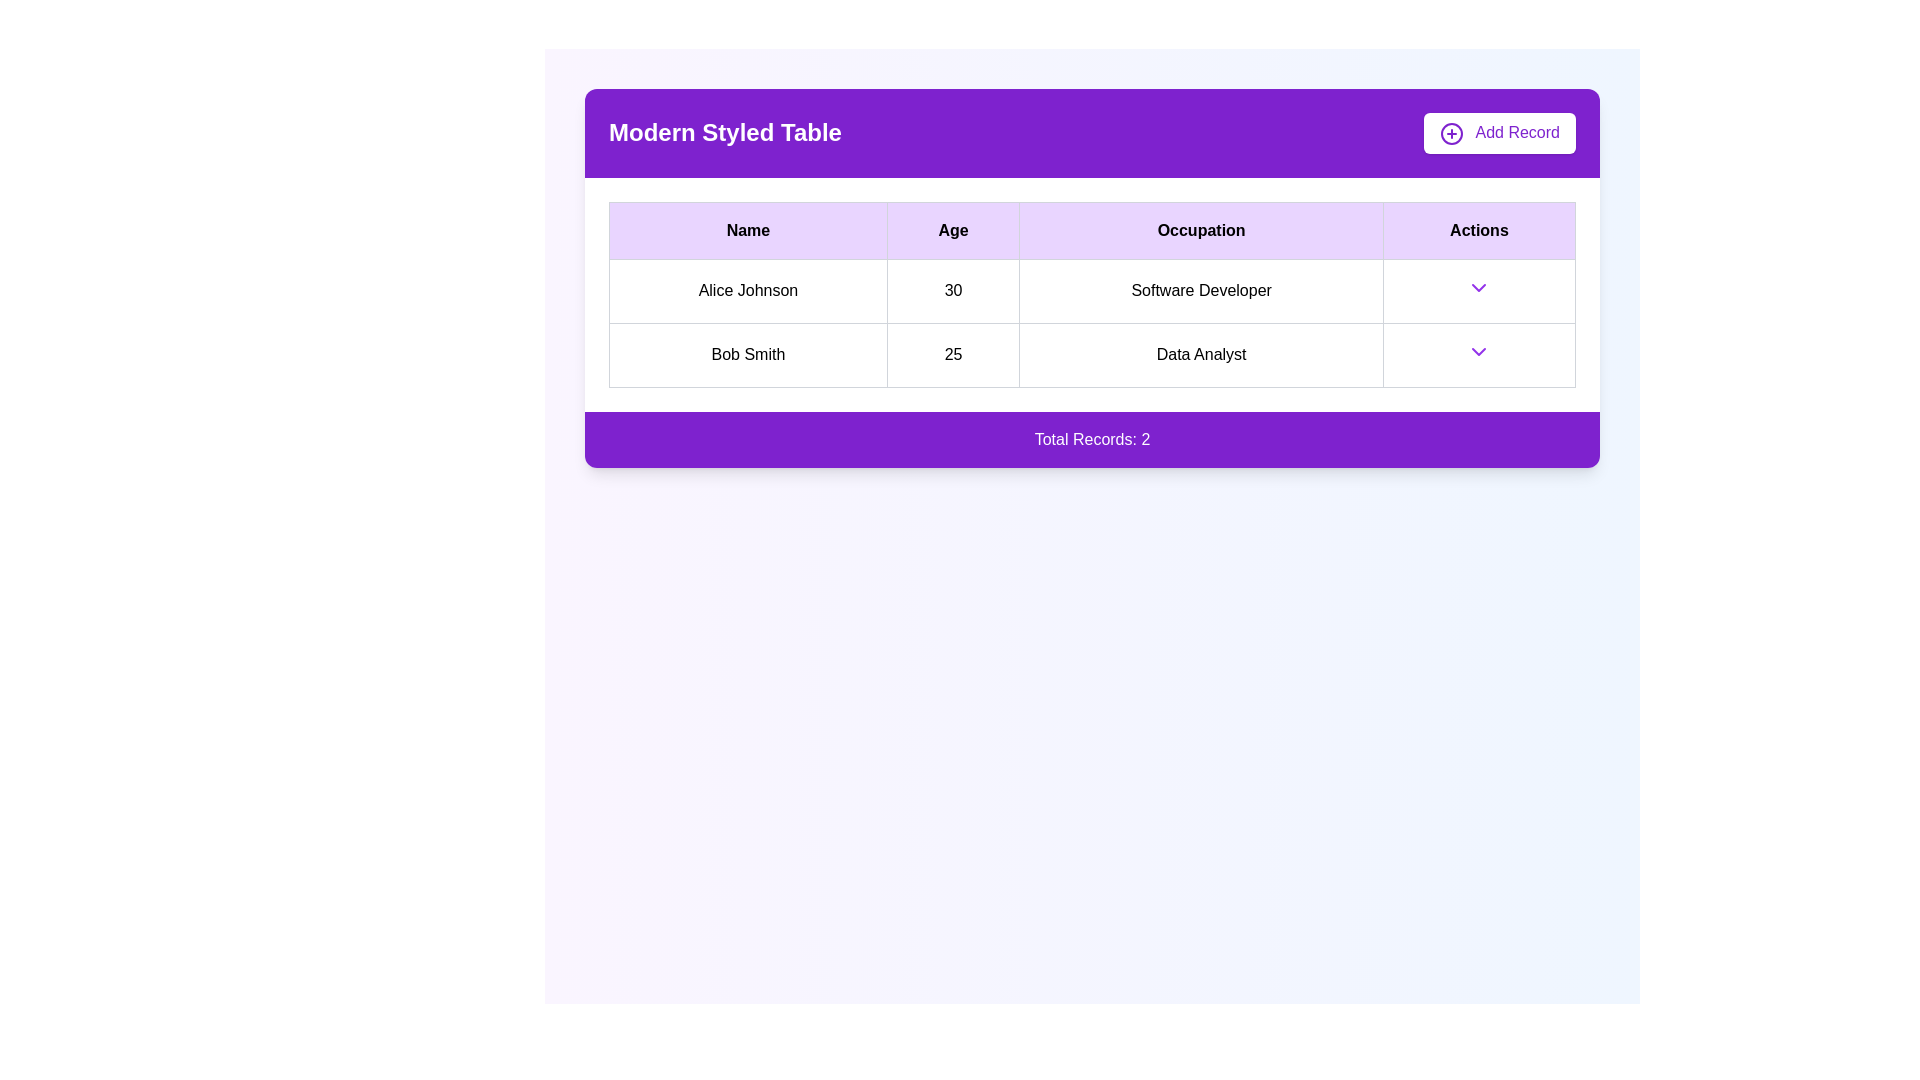 The height and width of the screenshot is (1080, 1920). What do you see at coordinates (952, 229) in the screenshot?
I see `the 'Age' table header cell` at bounding box center [952, 229].